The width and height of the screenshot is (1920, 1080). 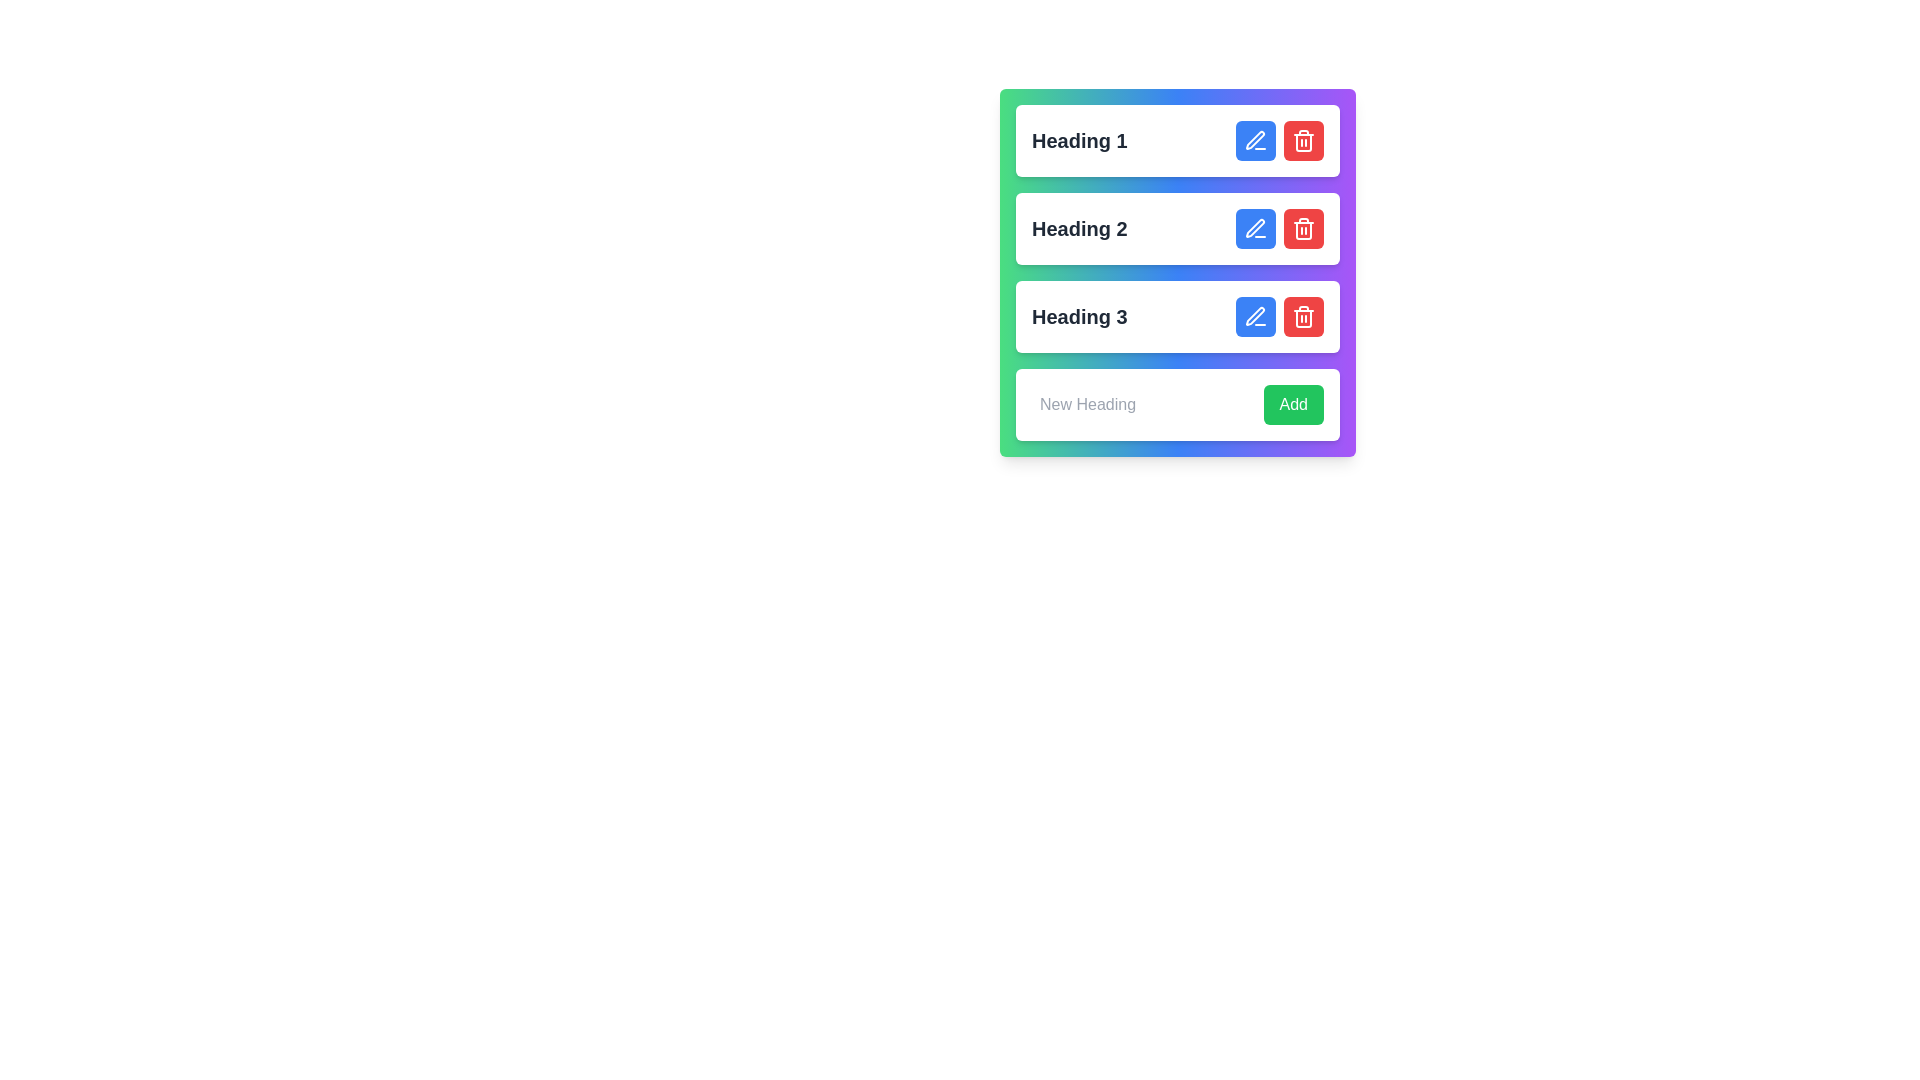 What do you see at coordinates (1304, 227) in the screenshot?
I see `the trash can icon button with a red background` at bounding box center [1304, 227].